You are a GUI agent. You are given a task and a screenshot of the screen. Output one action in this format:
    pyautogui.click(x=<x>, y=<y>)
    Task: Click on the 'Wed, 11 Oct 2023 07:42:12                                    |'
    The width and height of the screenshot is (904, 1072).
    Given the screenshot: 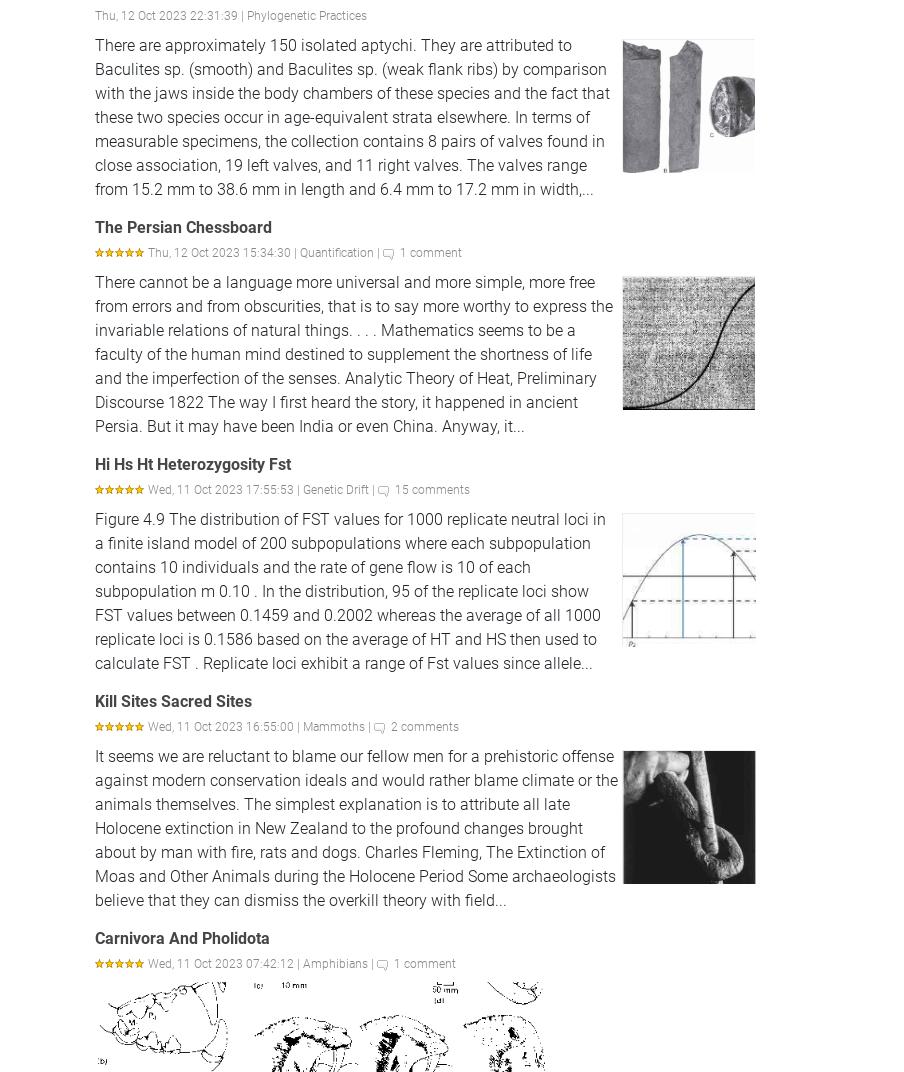 What is the action you would take?
    pyautogui.click(x=225, y=963)
    